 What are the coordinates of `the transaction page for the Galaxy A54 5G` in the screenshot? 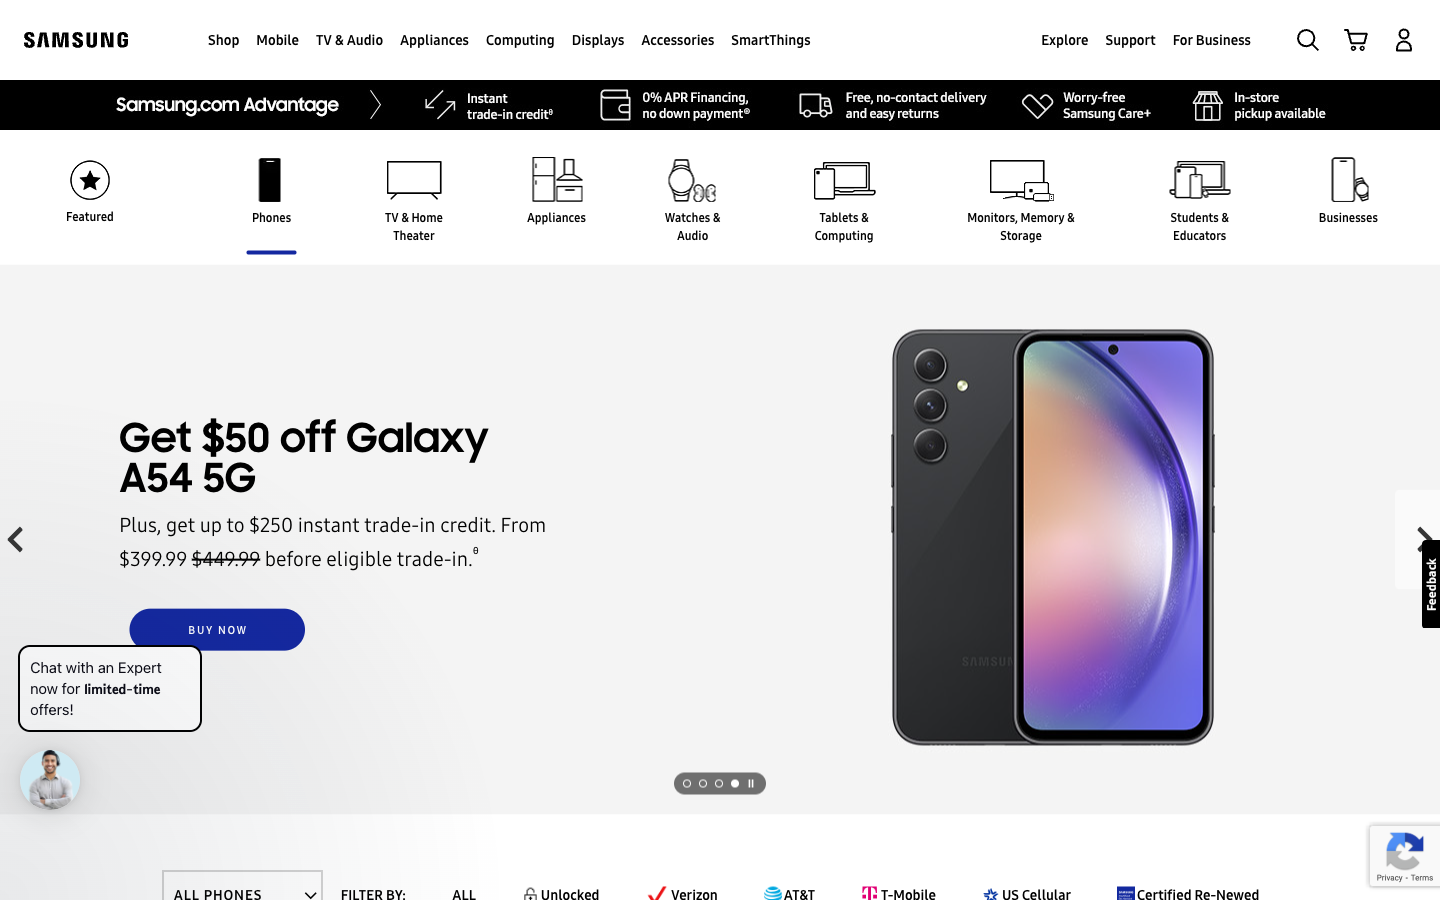 It's located at (217, 630).